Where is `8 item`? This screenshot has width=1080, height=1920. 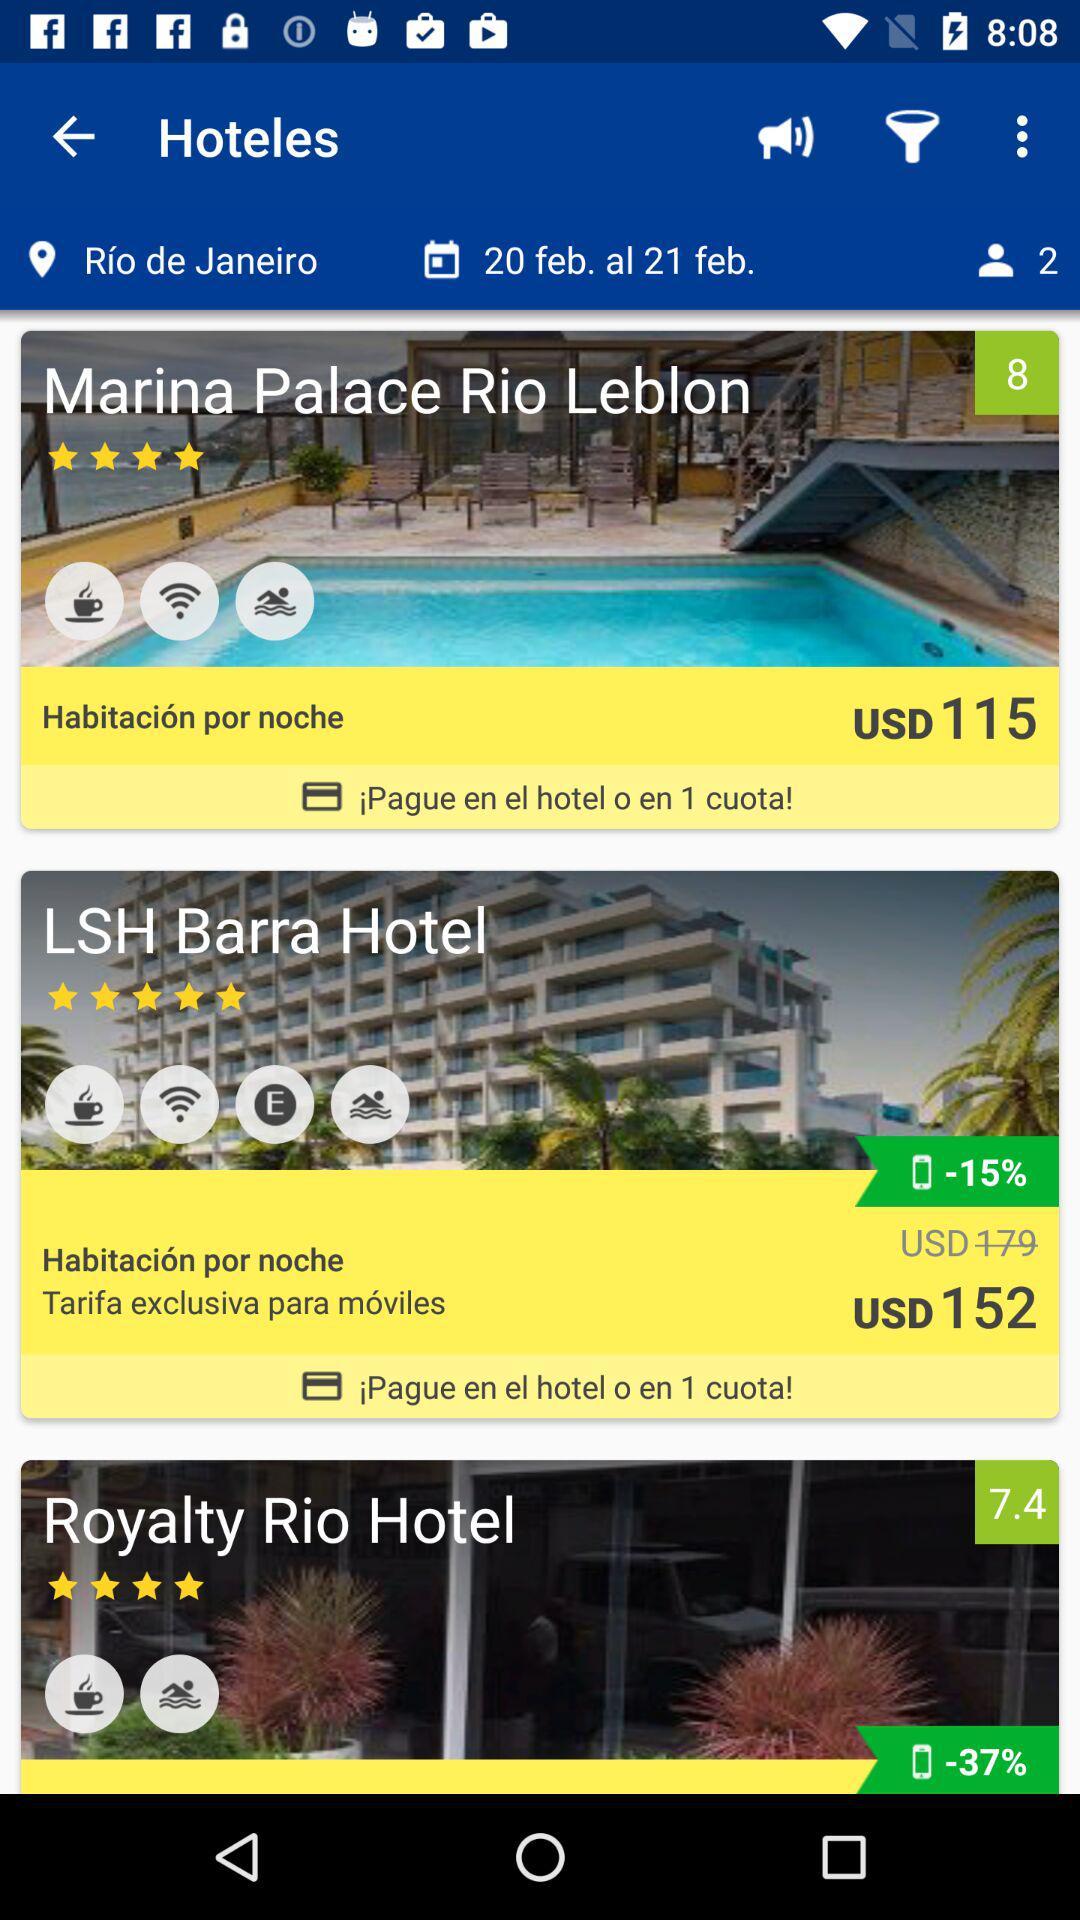 8 item is located at coordinates (1017, 372).